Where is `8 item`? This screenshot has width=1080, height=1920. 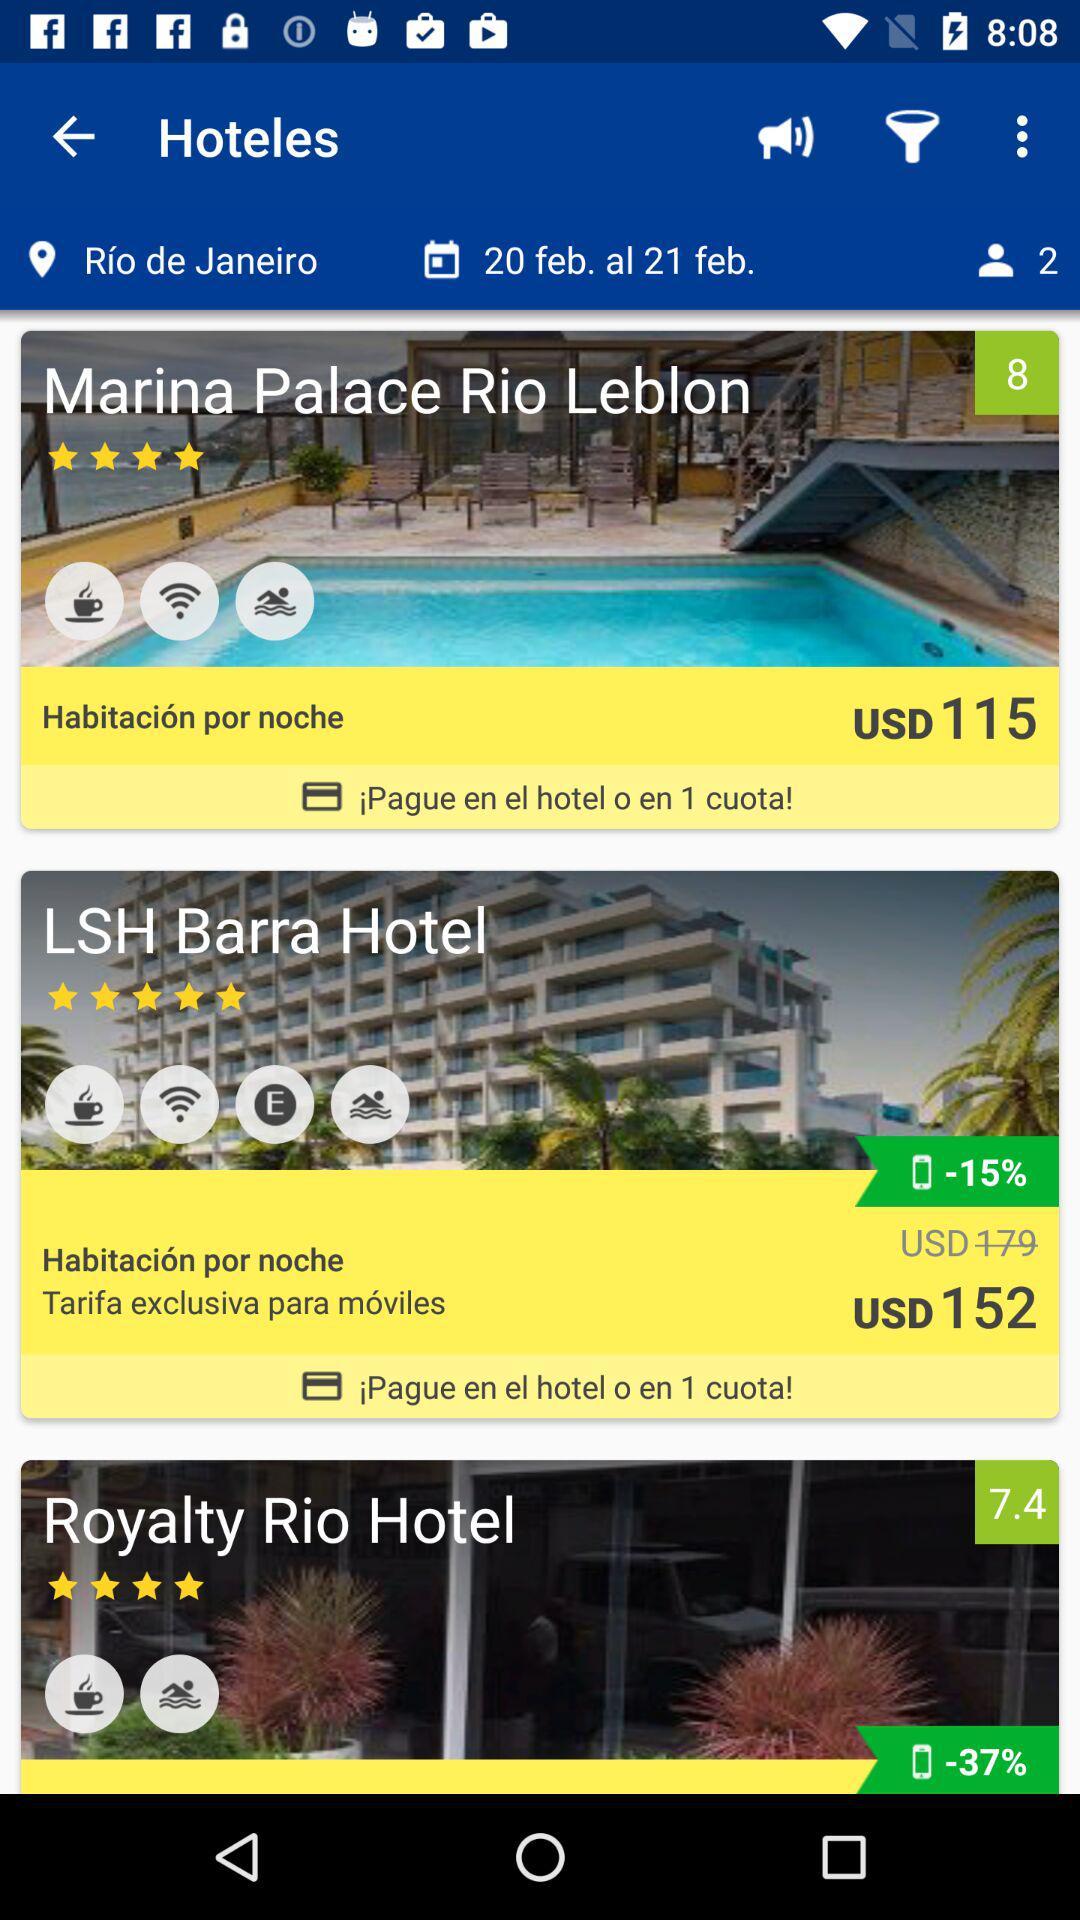 8 item is located at coordinates (1017, 372).